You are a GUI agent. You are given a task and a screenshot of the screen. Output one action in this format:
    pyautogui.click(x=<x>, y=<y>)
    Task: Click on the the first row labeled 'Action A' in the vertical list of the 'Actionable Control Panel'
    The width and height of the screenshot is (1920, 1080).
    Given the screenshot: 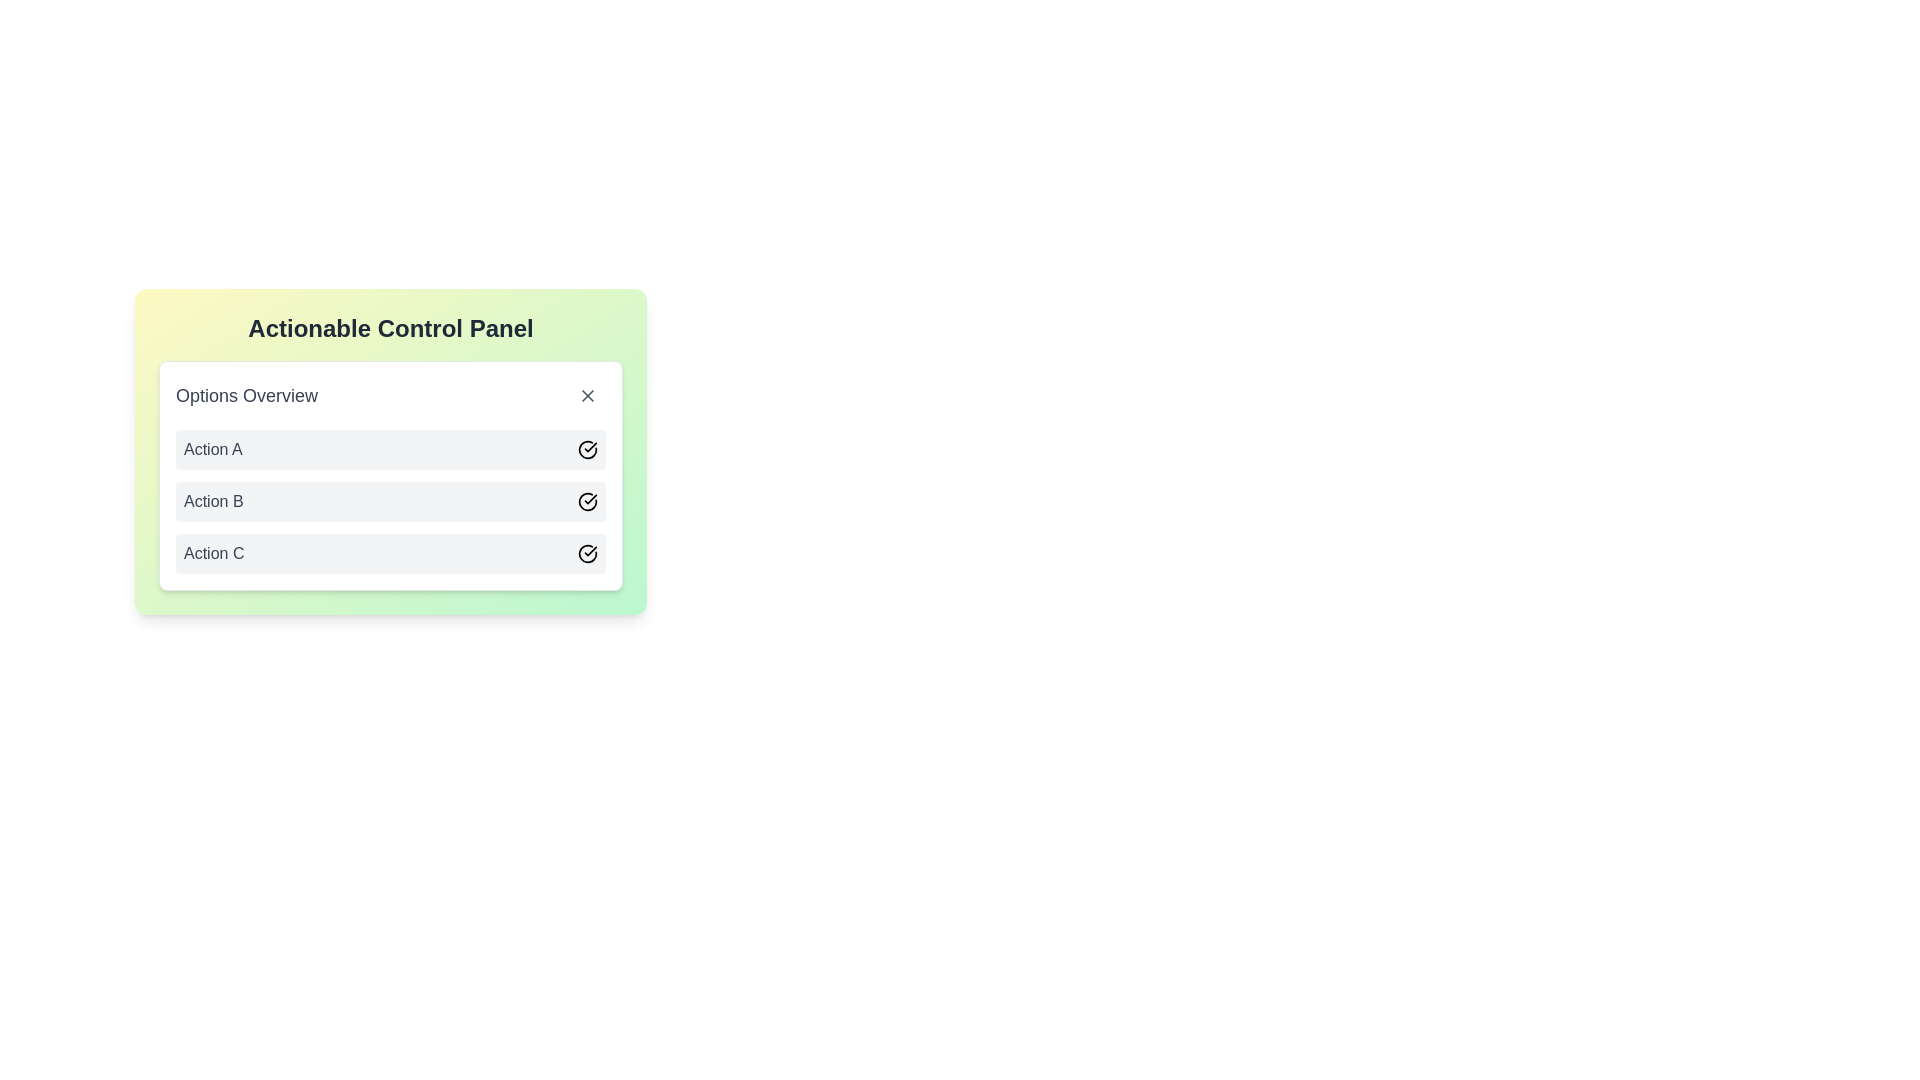 What is the action you would take?
    pyautogui.click(x=390, y=450)
    